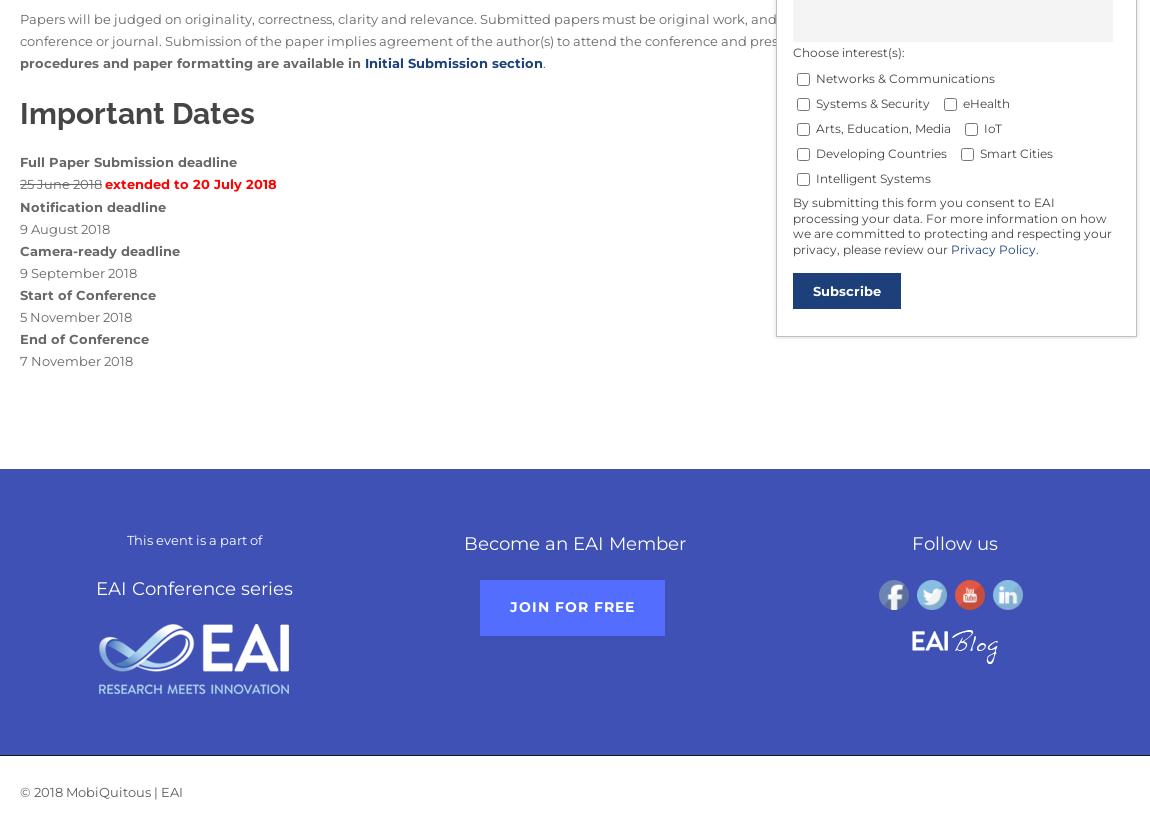  What do you see at coordinates (190, 184) in the screenshot?
I see `'extended to 20 July 2018'` at bounding box center [190, 184].